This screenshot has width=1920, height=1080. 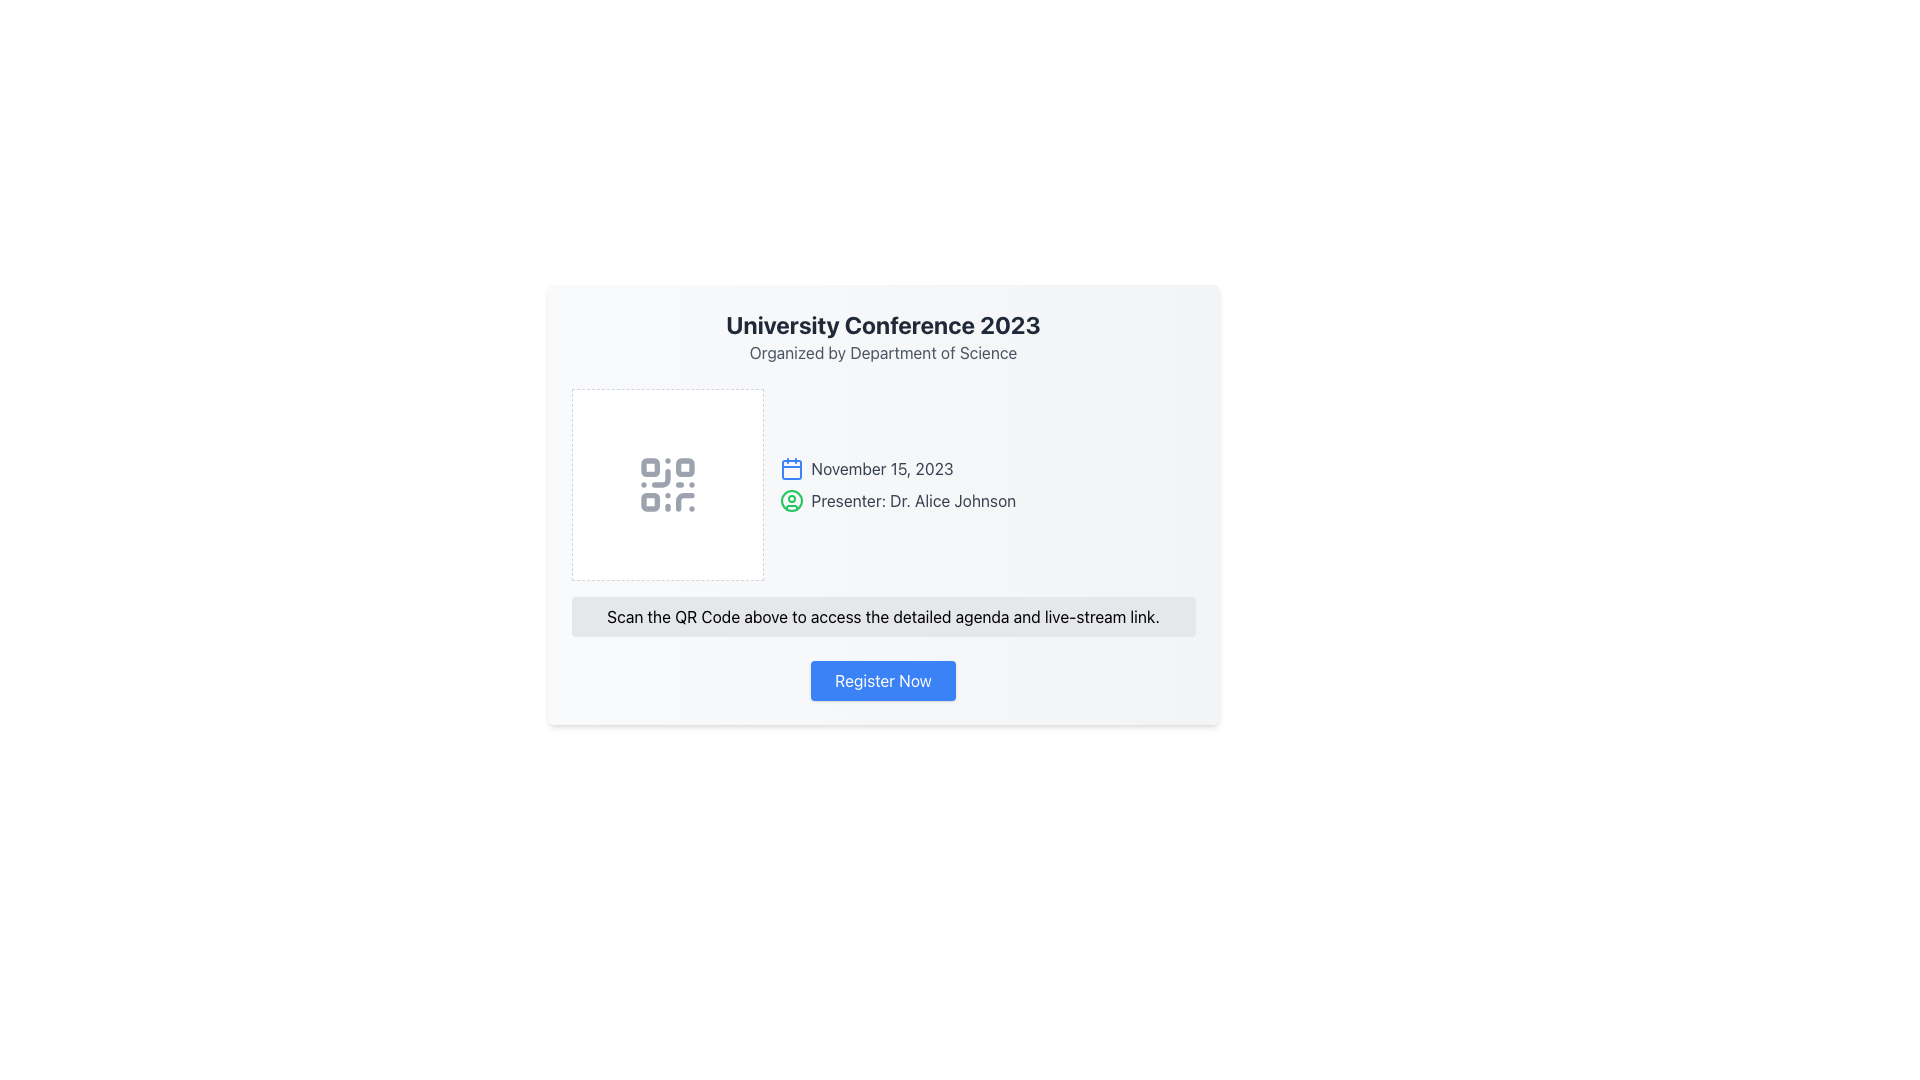 I want to click on text from the header section displaying 'University Conference 2023' and 'Organized by Department of Science', which is styled in bold and lighter gray respectively, so click(x=882, y=335).